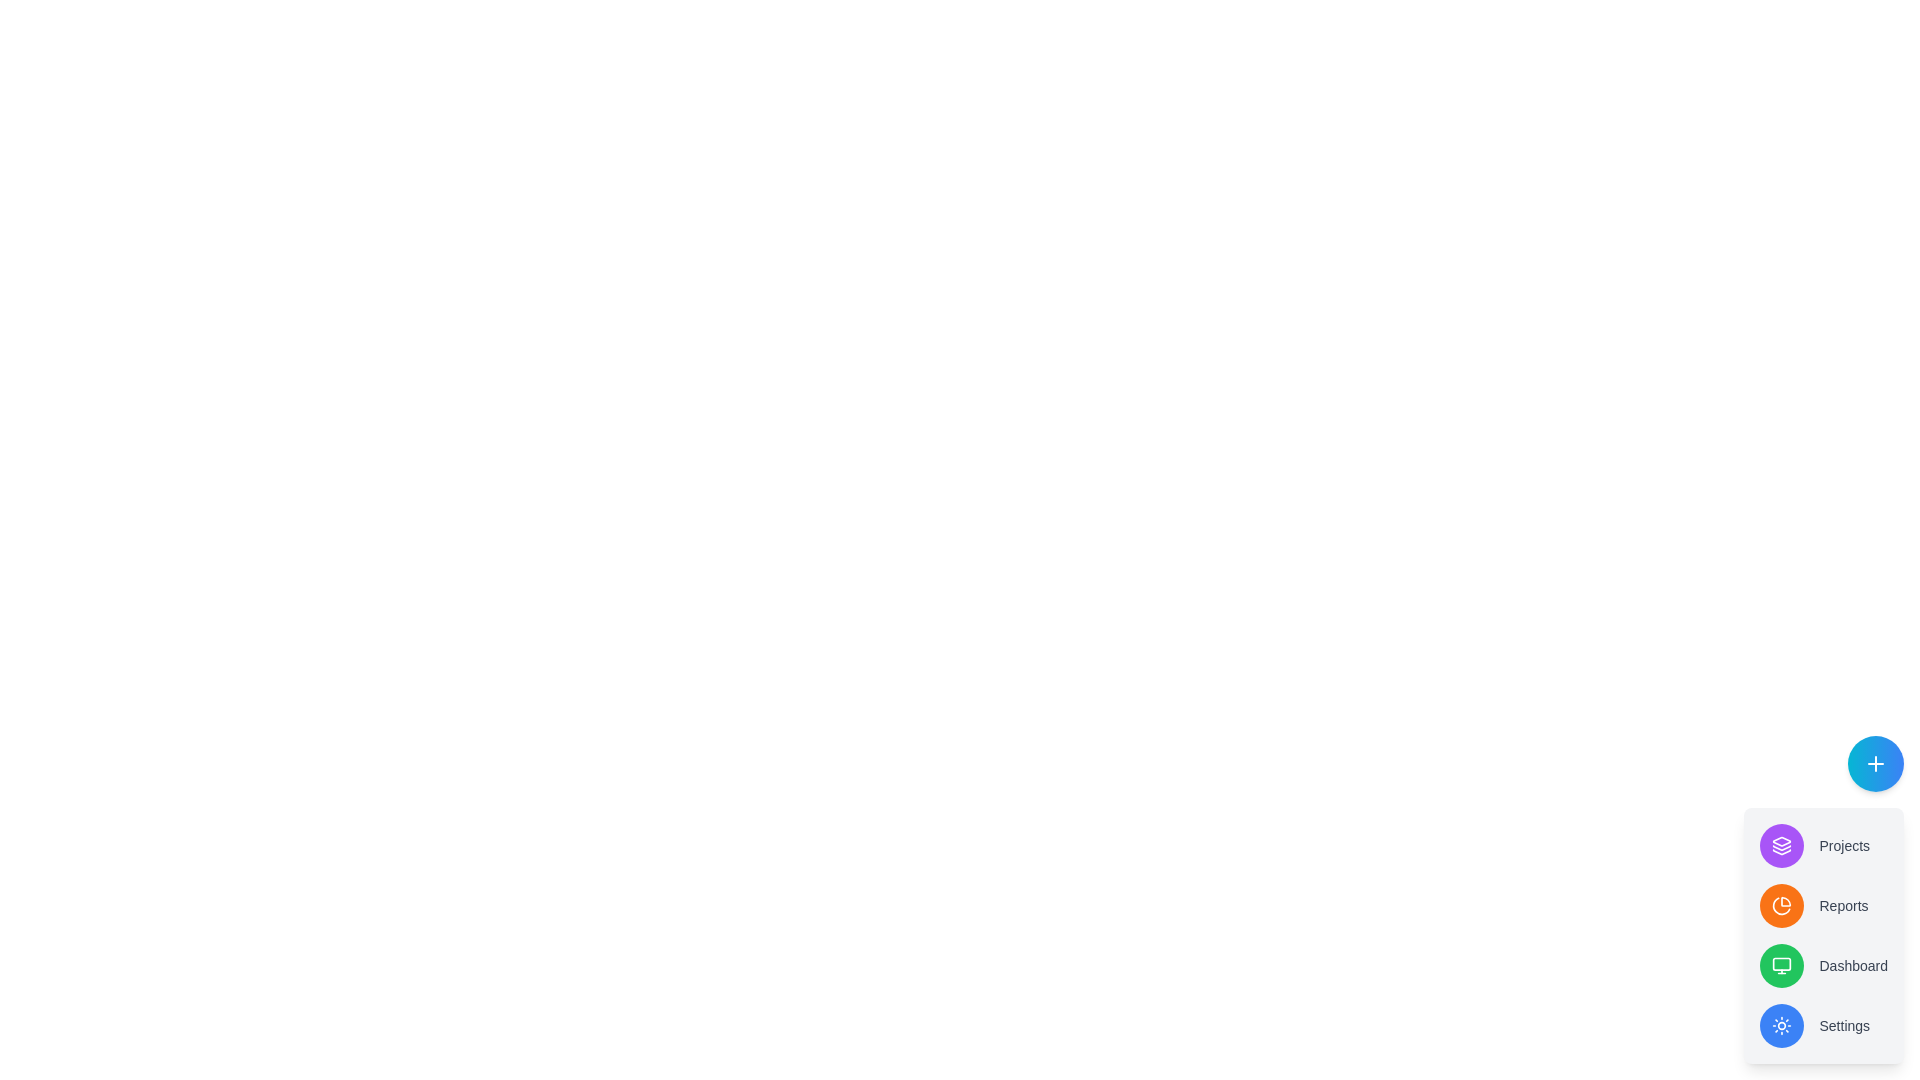  Describe the element at coordinates (1781, 845) in the screenshot. I see `the 'Projects' icon located within the round button at the bottom-right corner of the interface` at that location.